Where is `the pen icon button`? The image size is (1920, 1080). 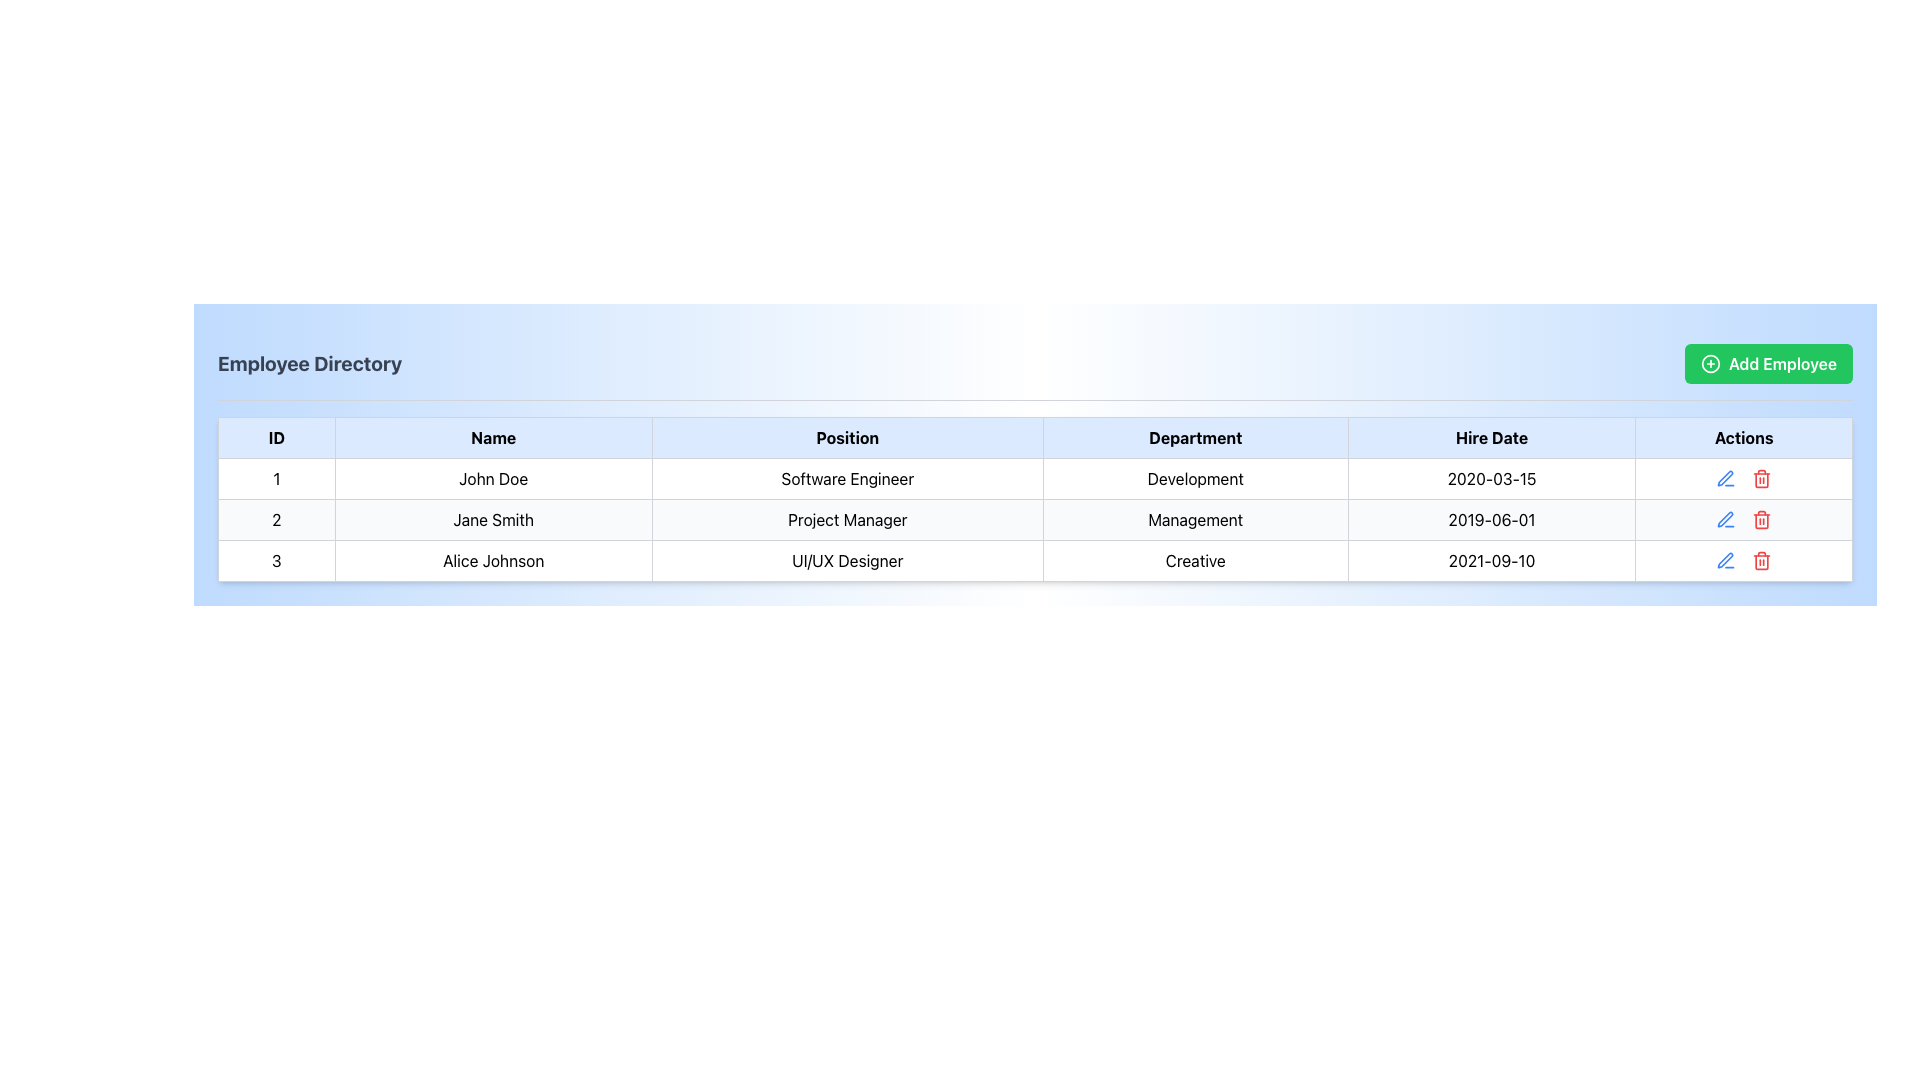
the pen icon button is located at coordinates (1724, 560).